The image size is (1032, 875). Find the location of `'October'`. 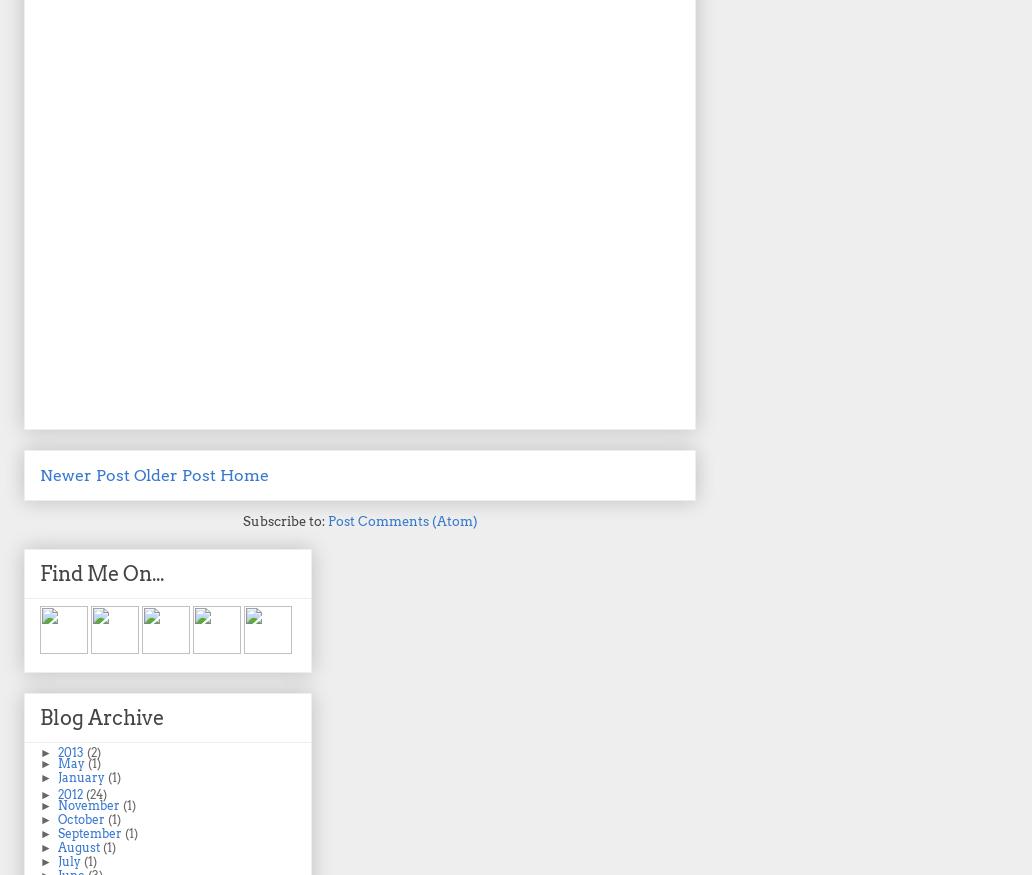

'October' is located at coordinates (82, 819).